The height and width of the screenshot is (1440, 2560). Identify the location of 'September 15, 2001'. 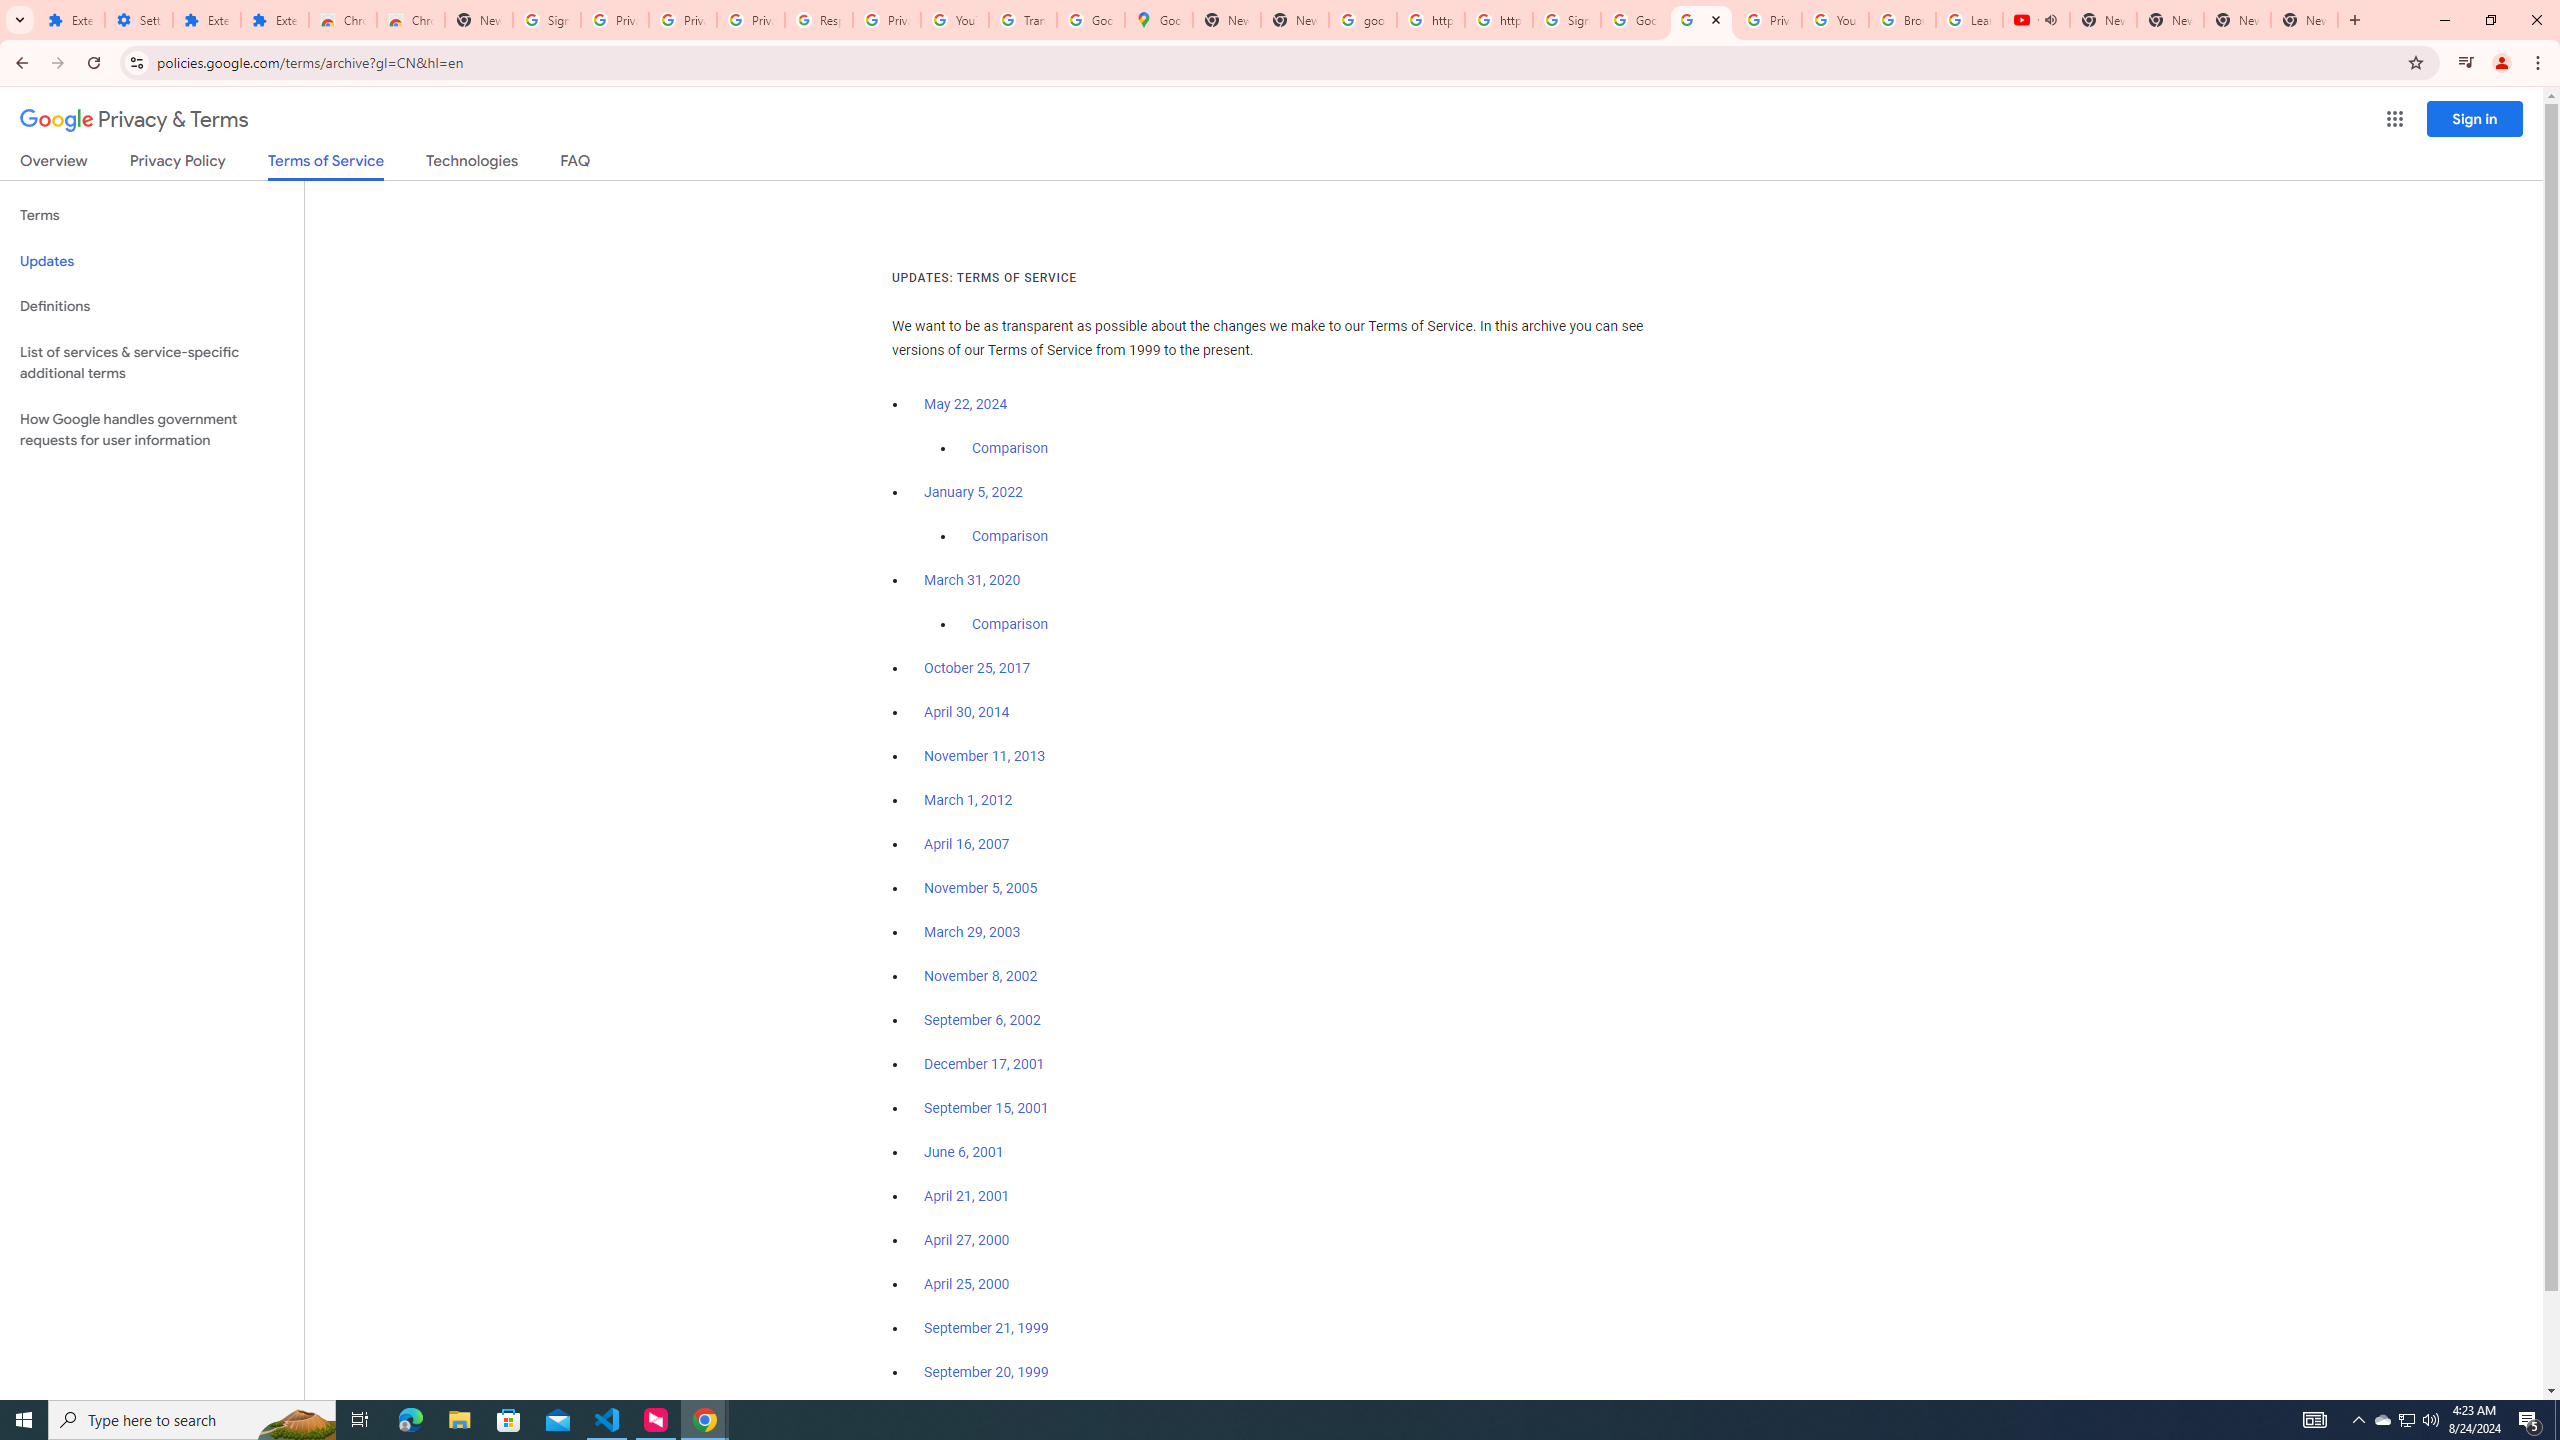
(986, 1107).